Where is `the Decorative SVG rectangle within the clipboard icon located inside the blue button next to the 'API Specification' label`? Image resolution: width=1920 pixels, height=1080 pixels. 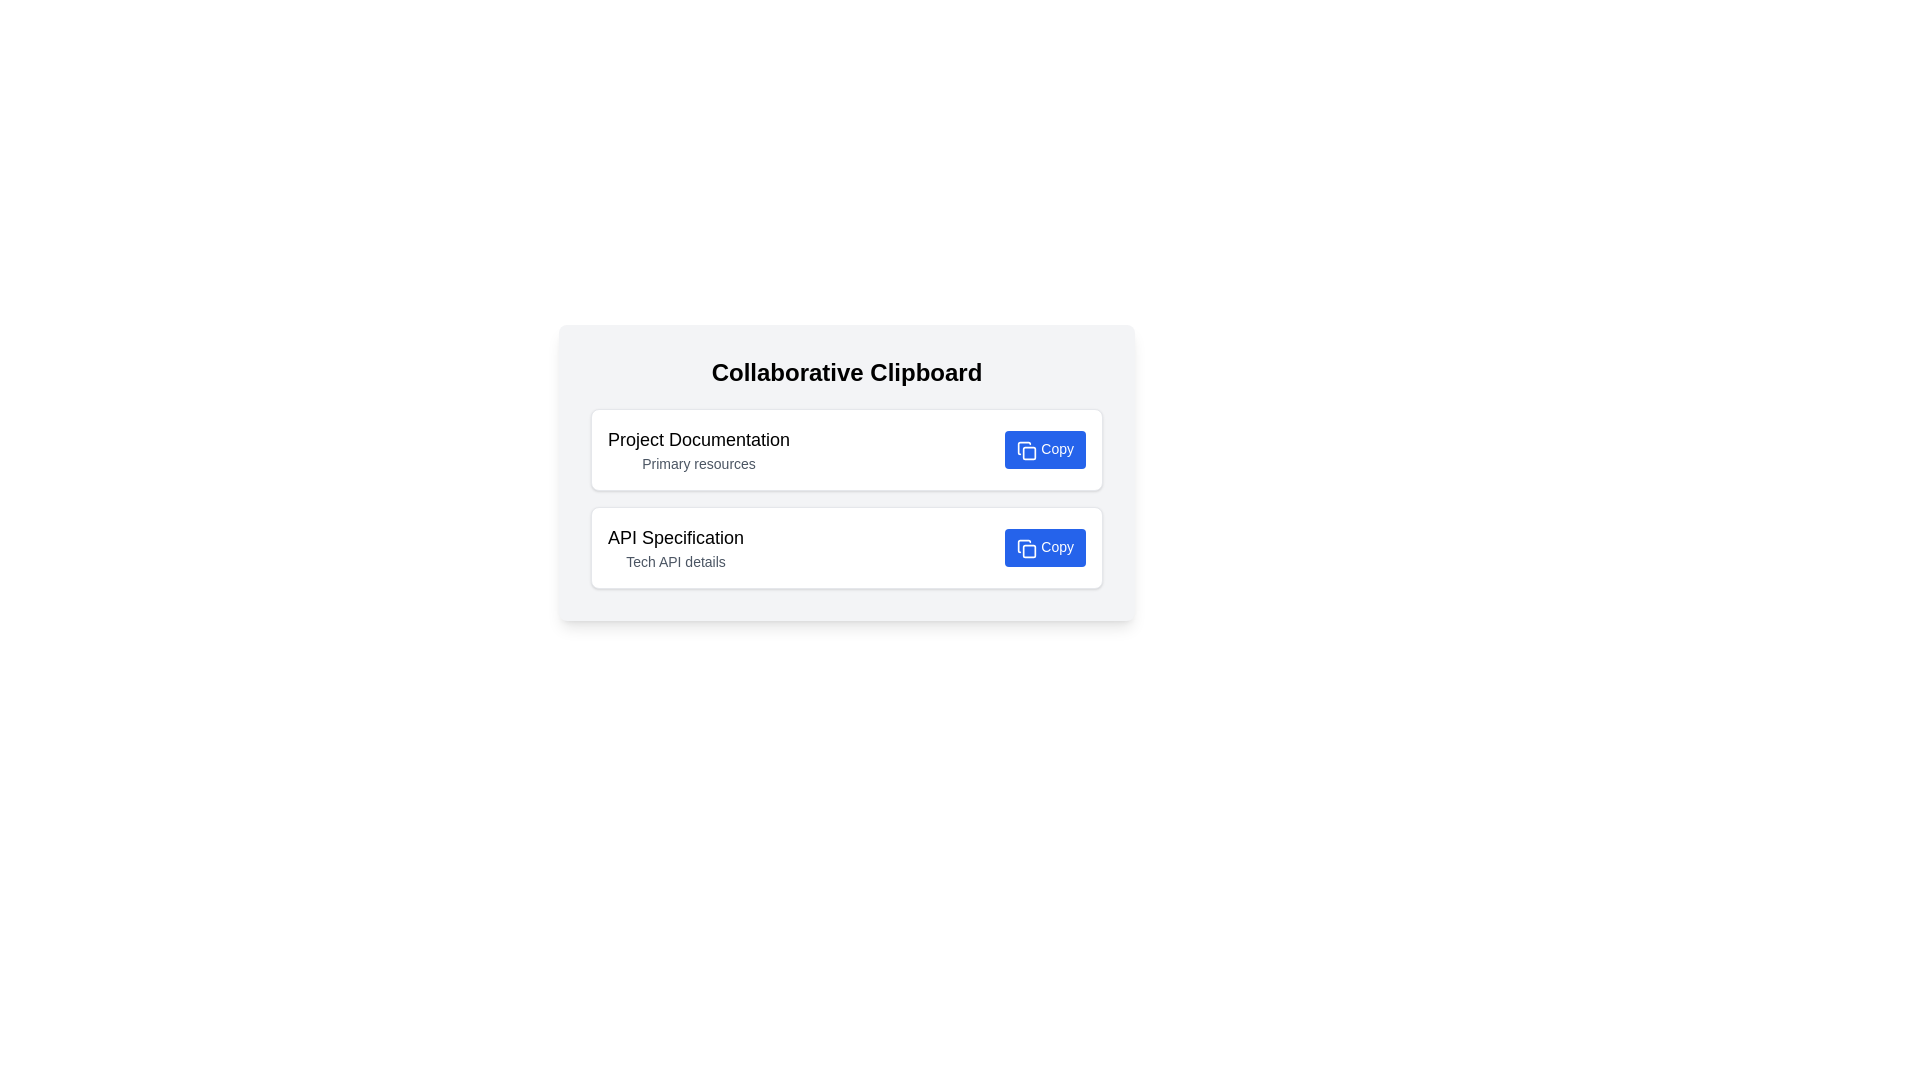
the Decorative SVG rectangle within the clipboard icon located inside the blue button next to the 'API Specification' label is located at coordinates (1029, 453).